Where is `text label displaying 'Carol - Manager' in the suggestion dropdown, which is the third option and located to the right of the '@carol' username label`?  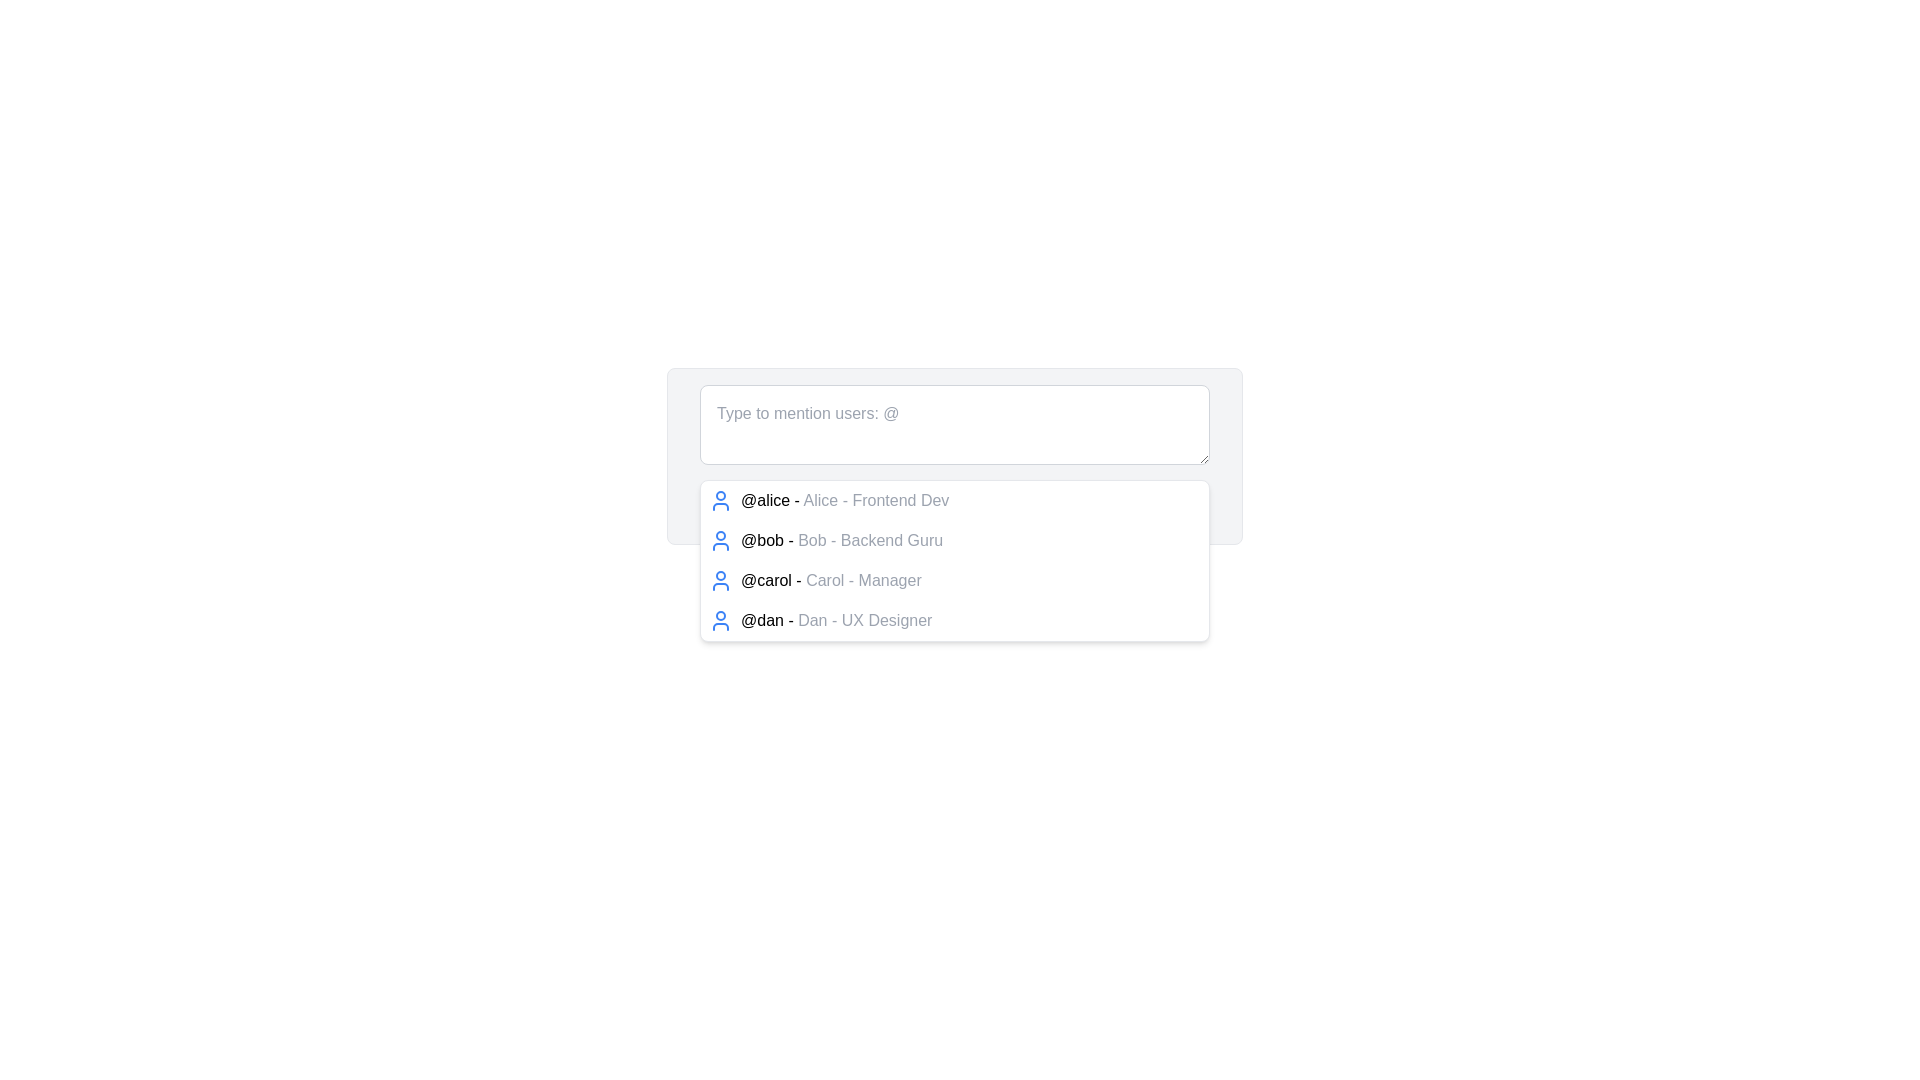
text label displaying 'Carol - Manager' in the suggestion dropdown, which is the third option and located to the right of the '@carol' username label is located at coordinates (864, 580).